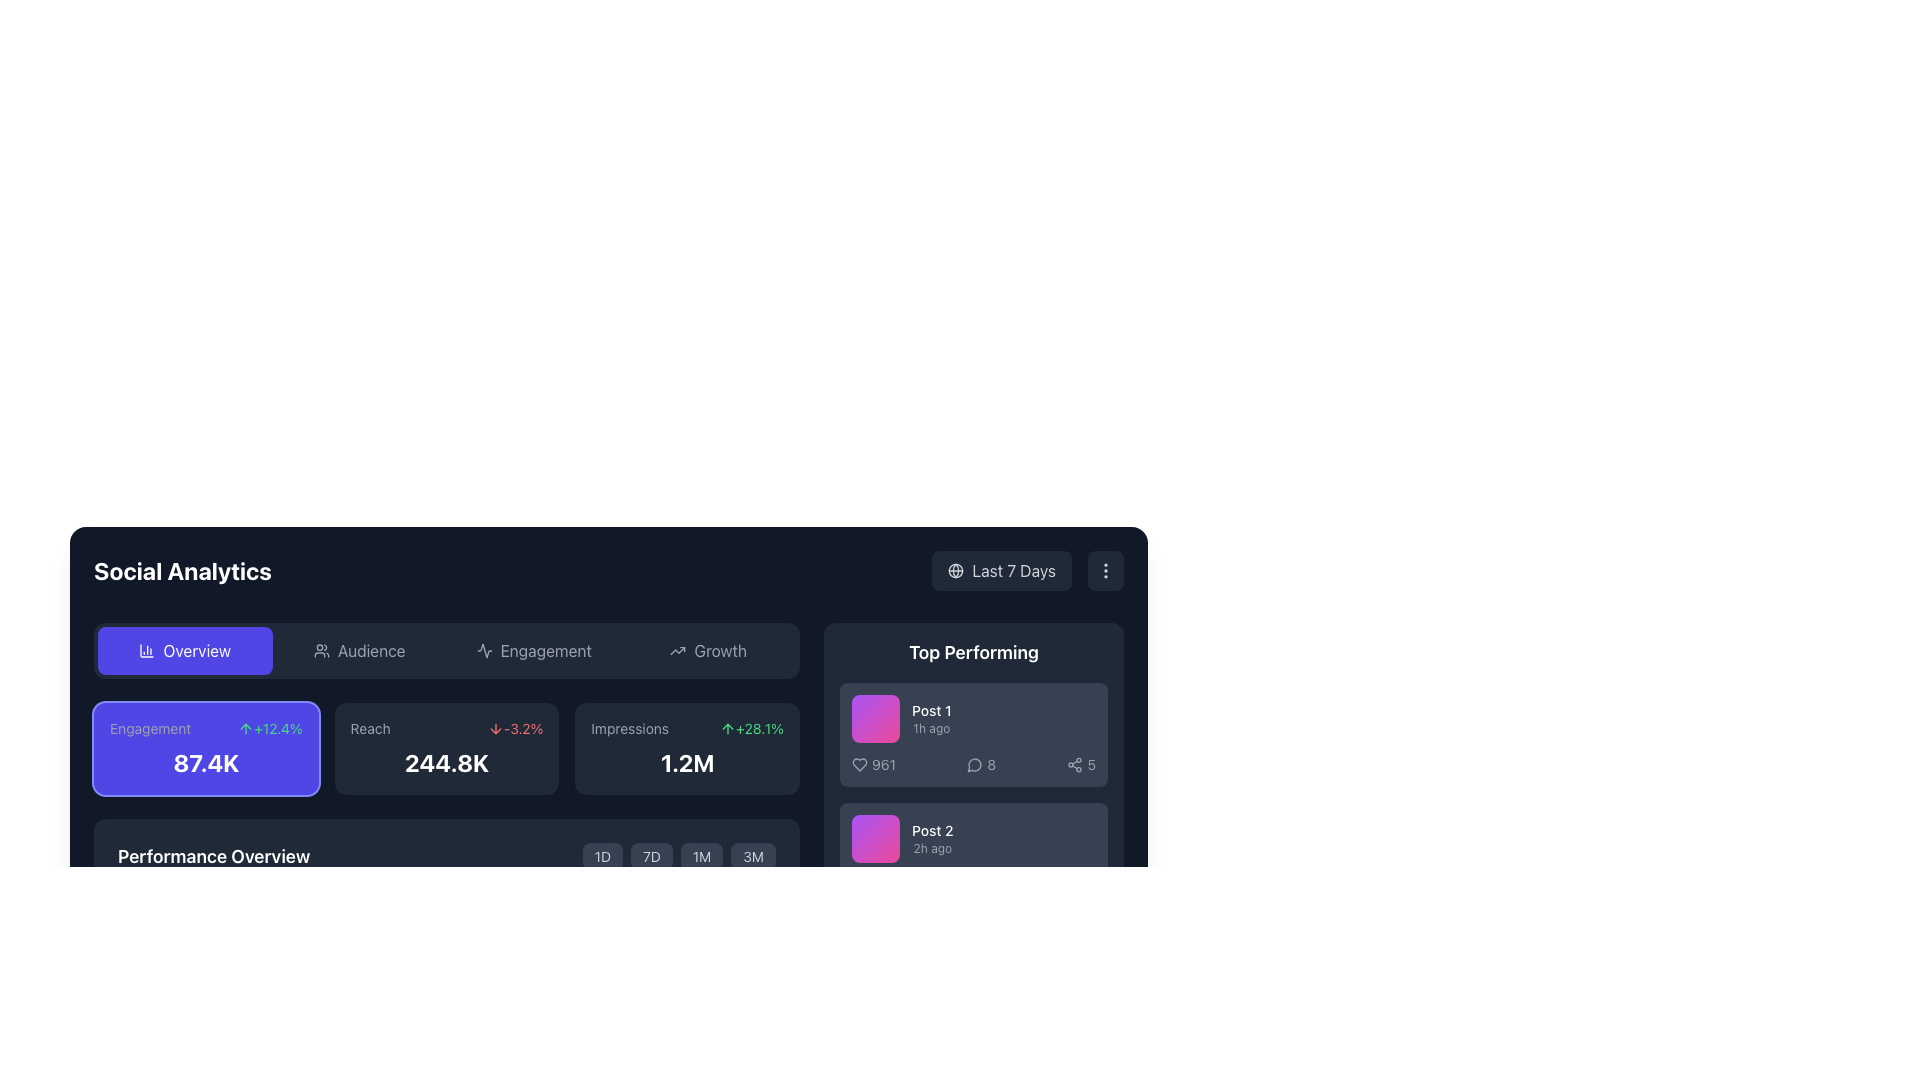 The height and width of the screenshot is (1080, 1920). I want to click on the button labeled '1M' which has a dark gray background and light gray text, so click(701, 855).